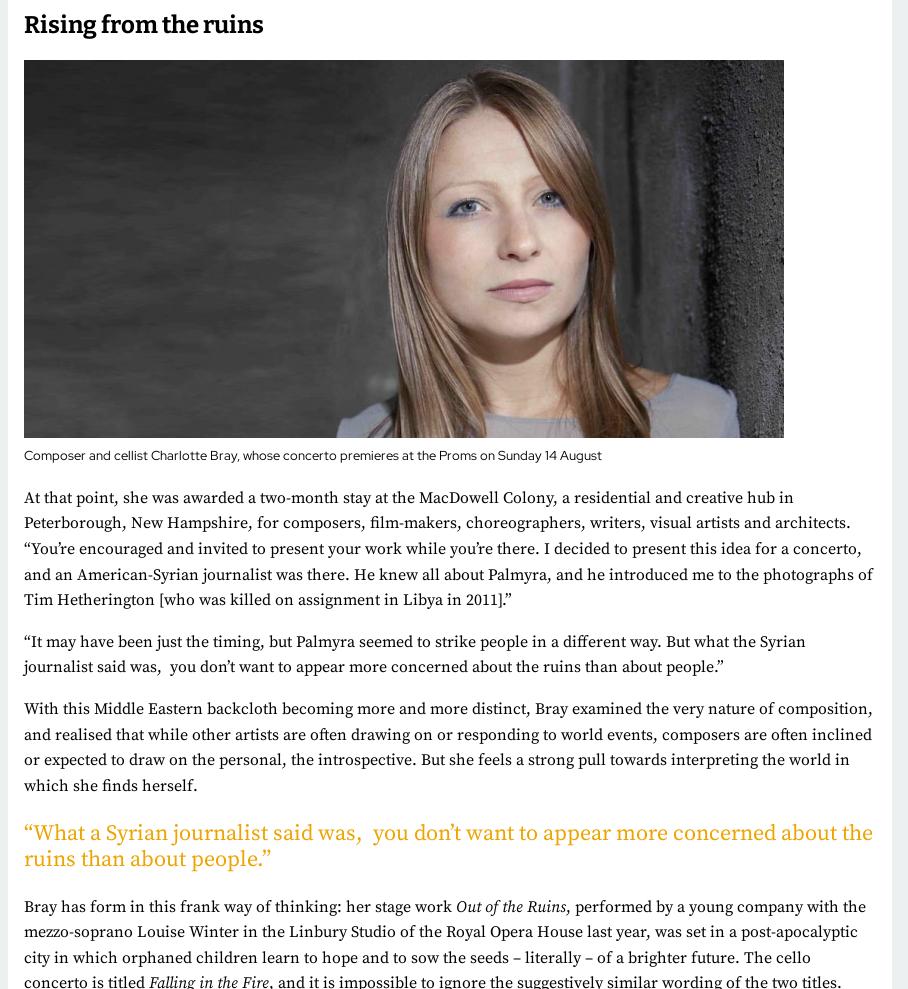 This screenshot has width=908, height=989. Describe the element at coordinates (437, 510) in the screenshot. I see `'At that point, she was awarded a two-month stay at the MacDowell Colony, a residential and creative hub in Peterborough, New Hampshire, for composers, film-makers, choreographers, writers, visual artists and architects.'` at that location.